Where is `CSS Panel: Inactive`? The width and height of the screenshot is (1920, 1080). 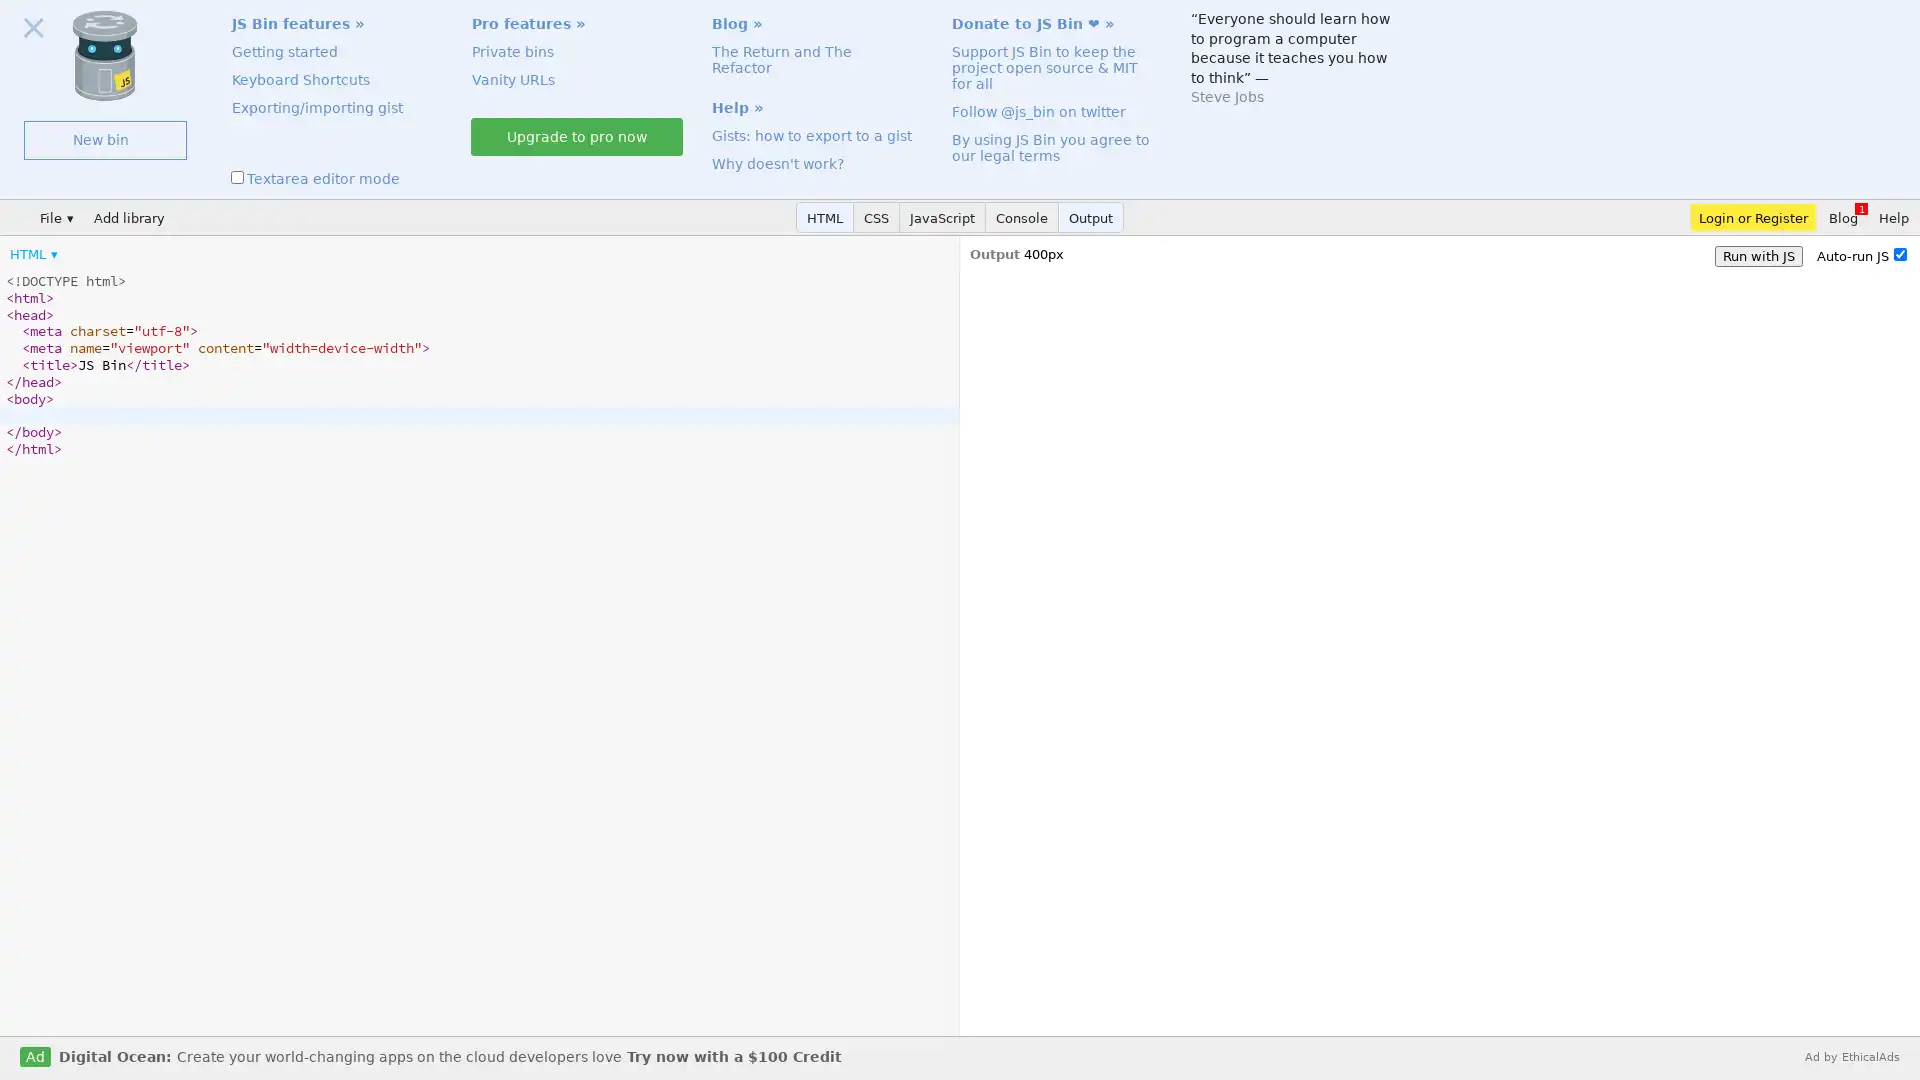
CSS Panel: Inactive is located at coordinates (877, 217).